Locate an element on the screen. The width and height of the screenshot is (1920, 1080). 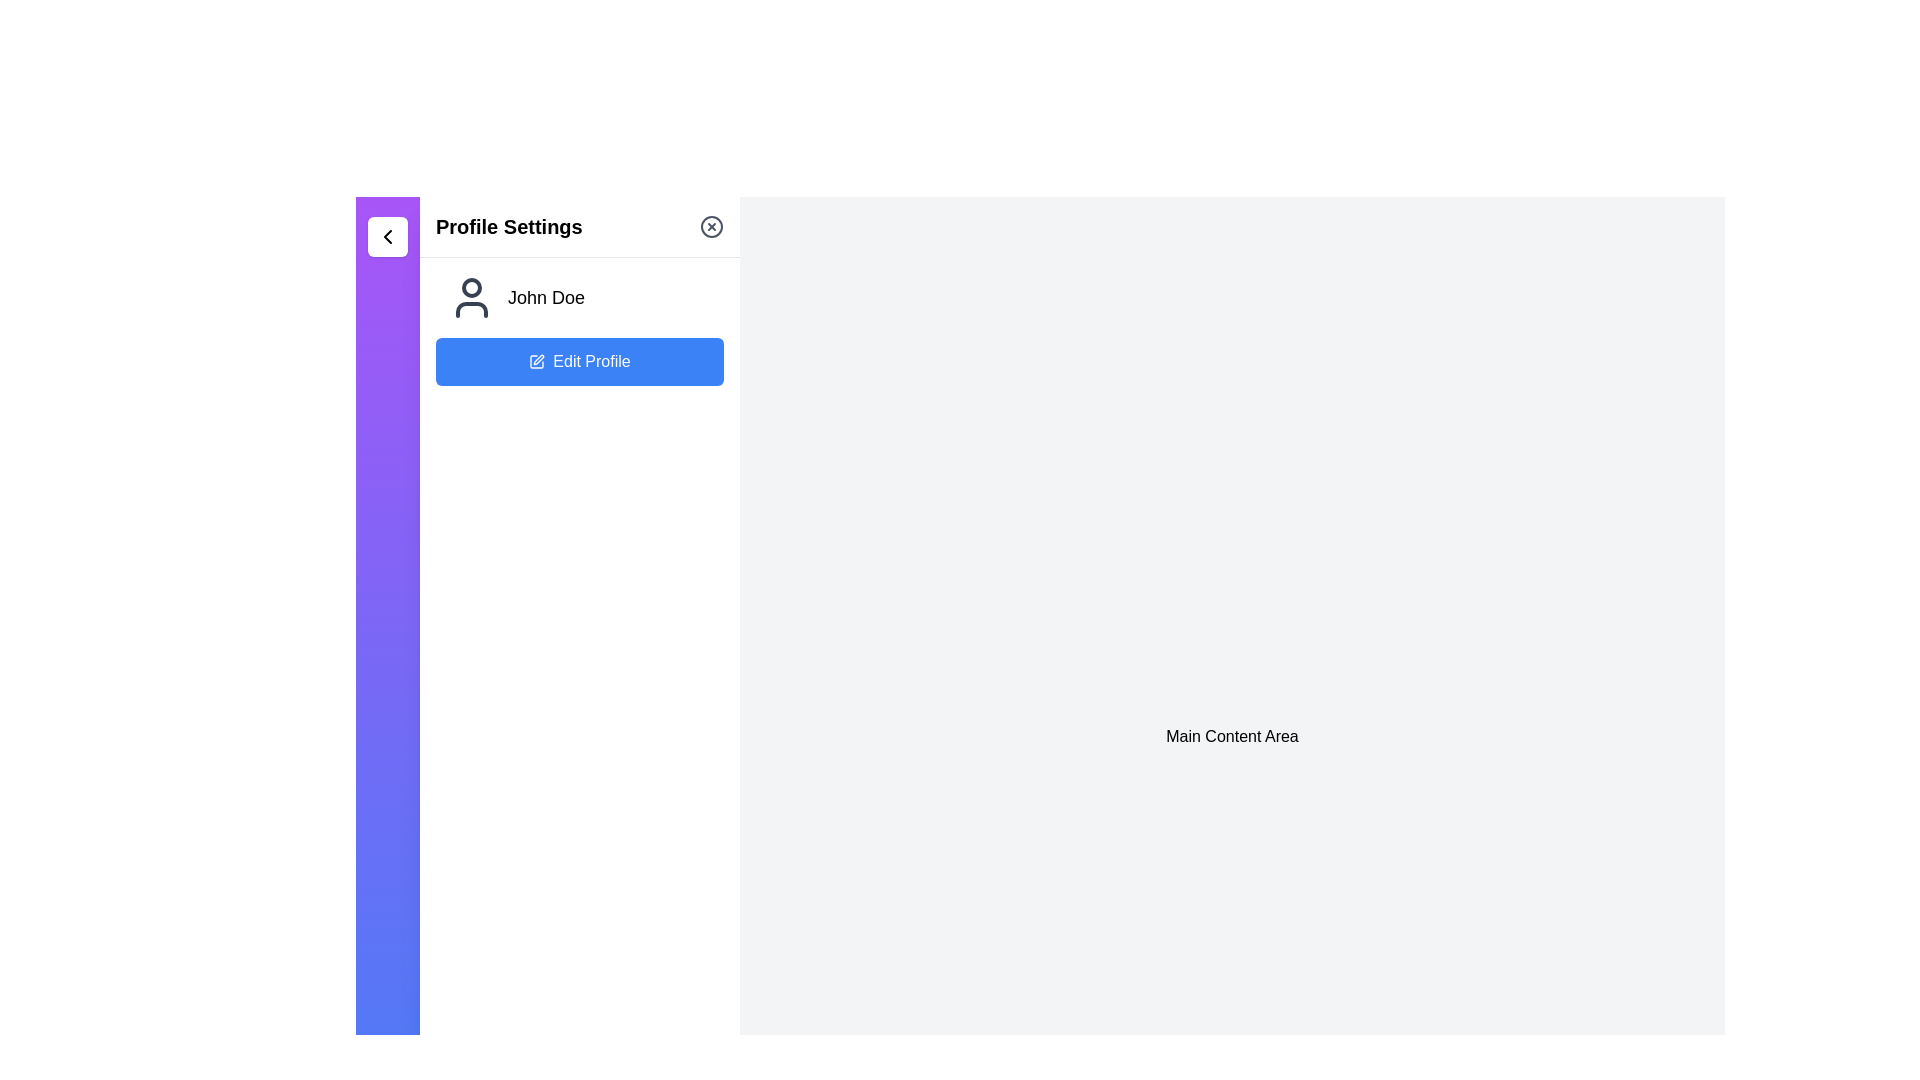
the leftward-pointing chevron icon located at the top of the sidebar is located at coordinates (388, 235).